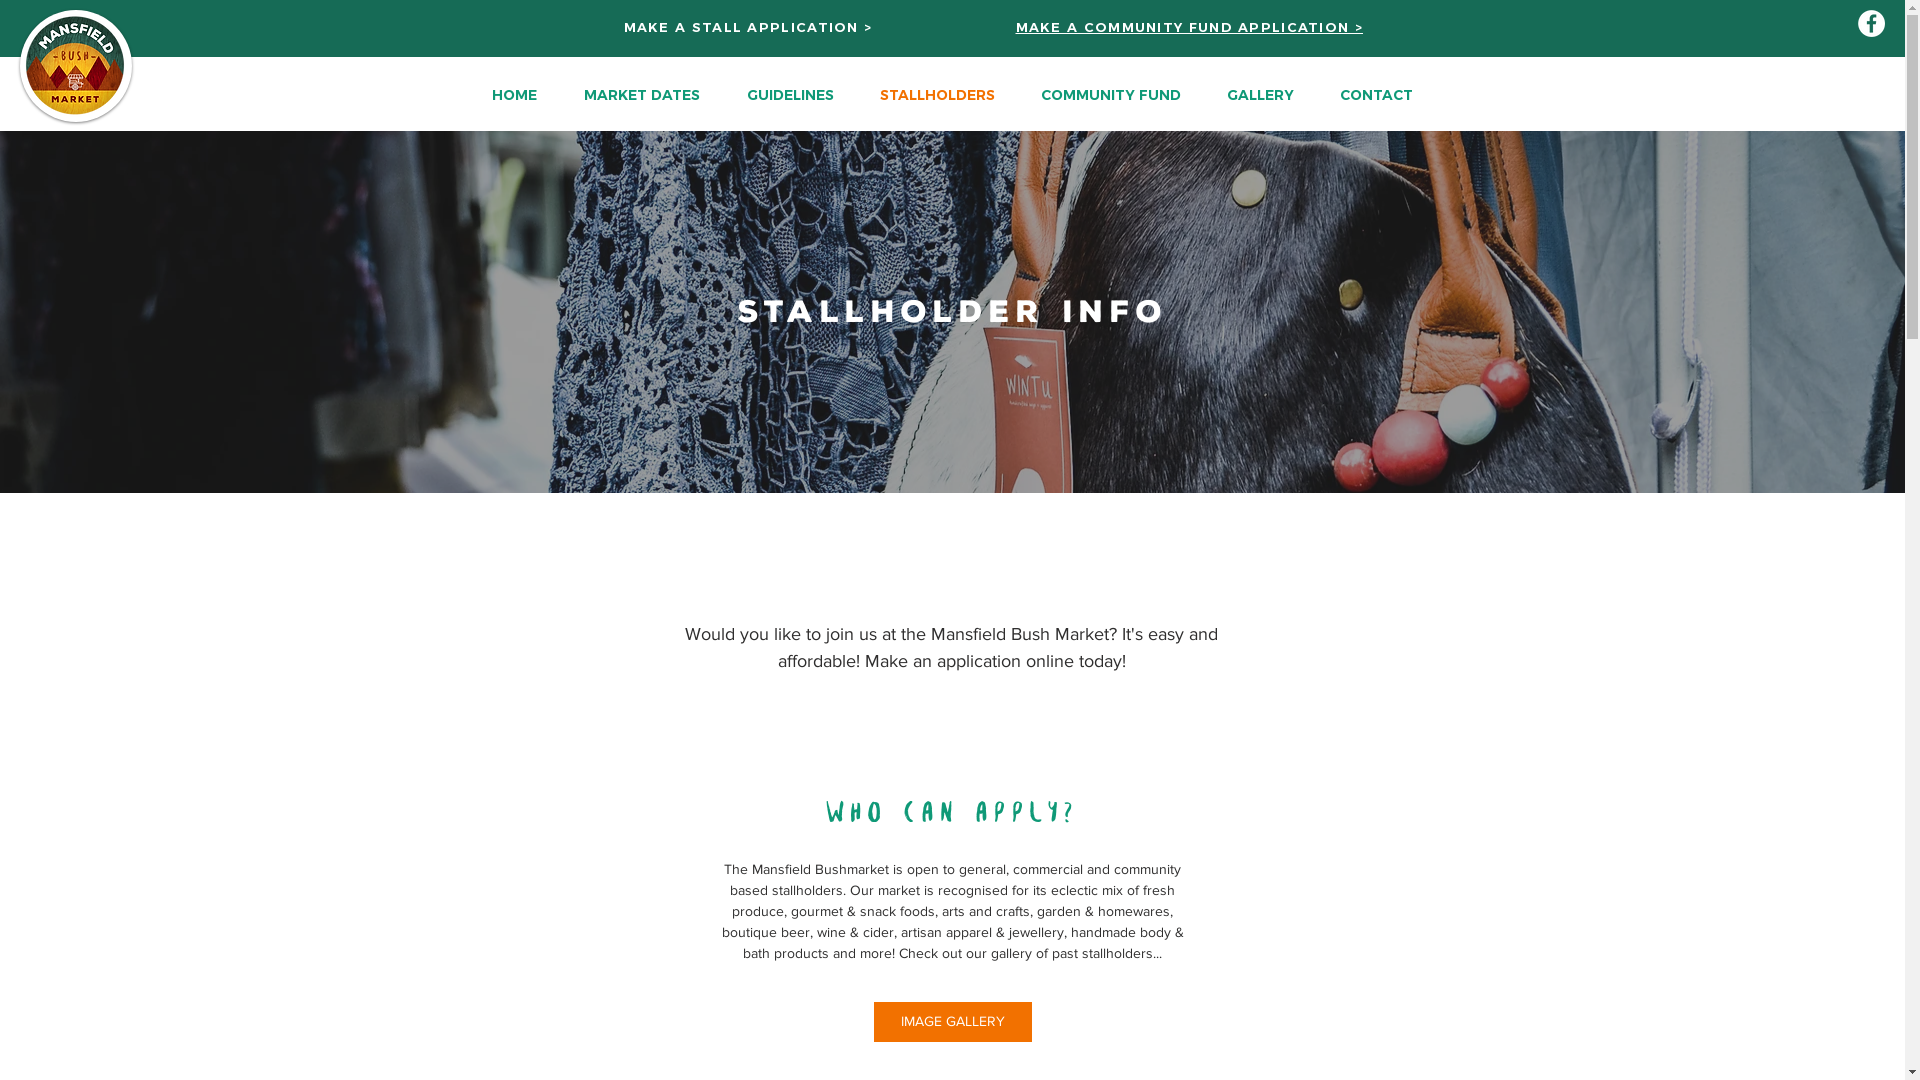 The width and height of the screenshot is (1920, 1080). Describe the element at coordinates (513, 94) in the screenshot. I see `'HOME'` at that location.